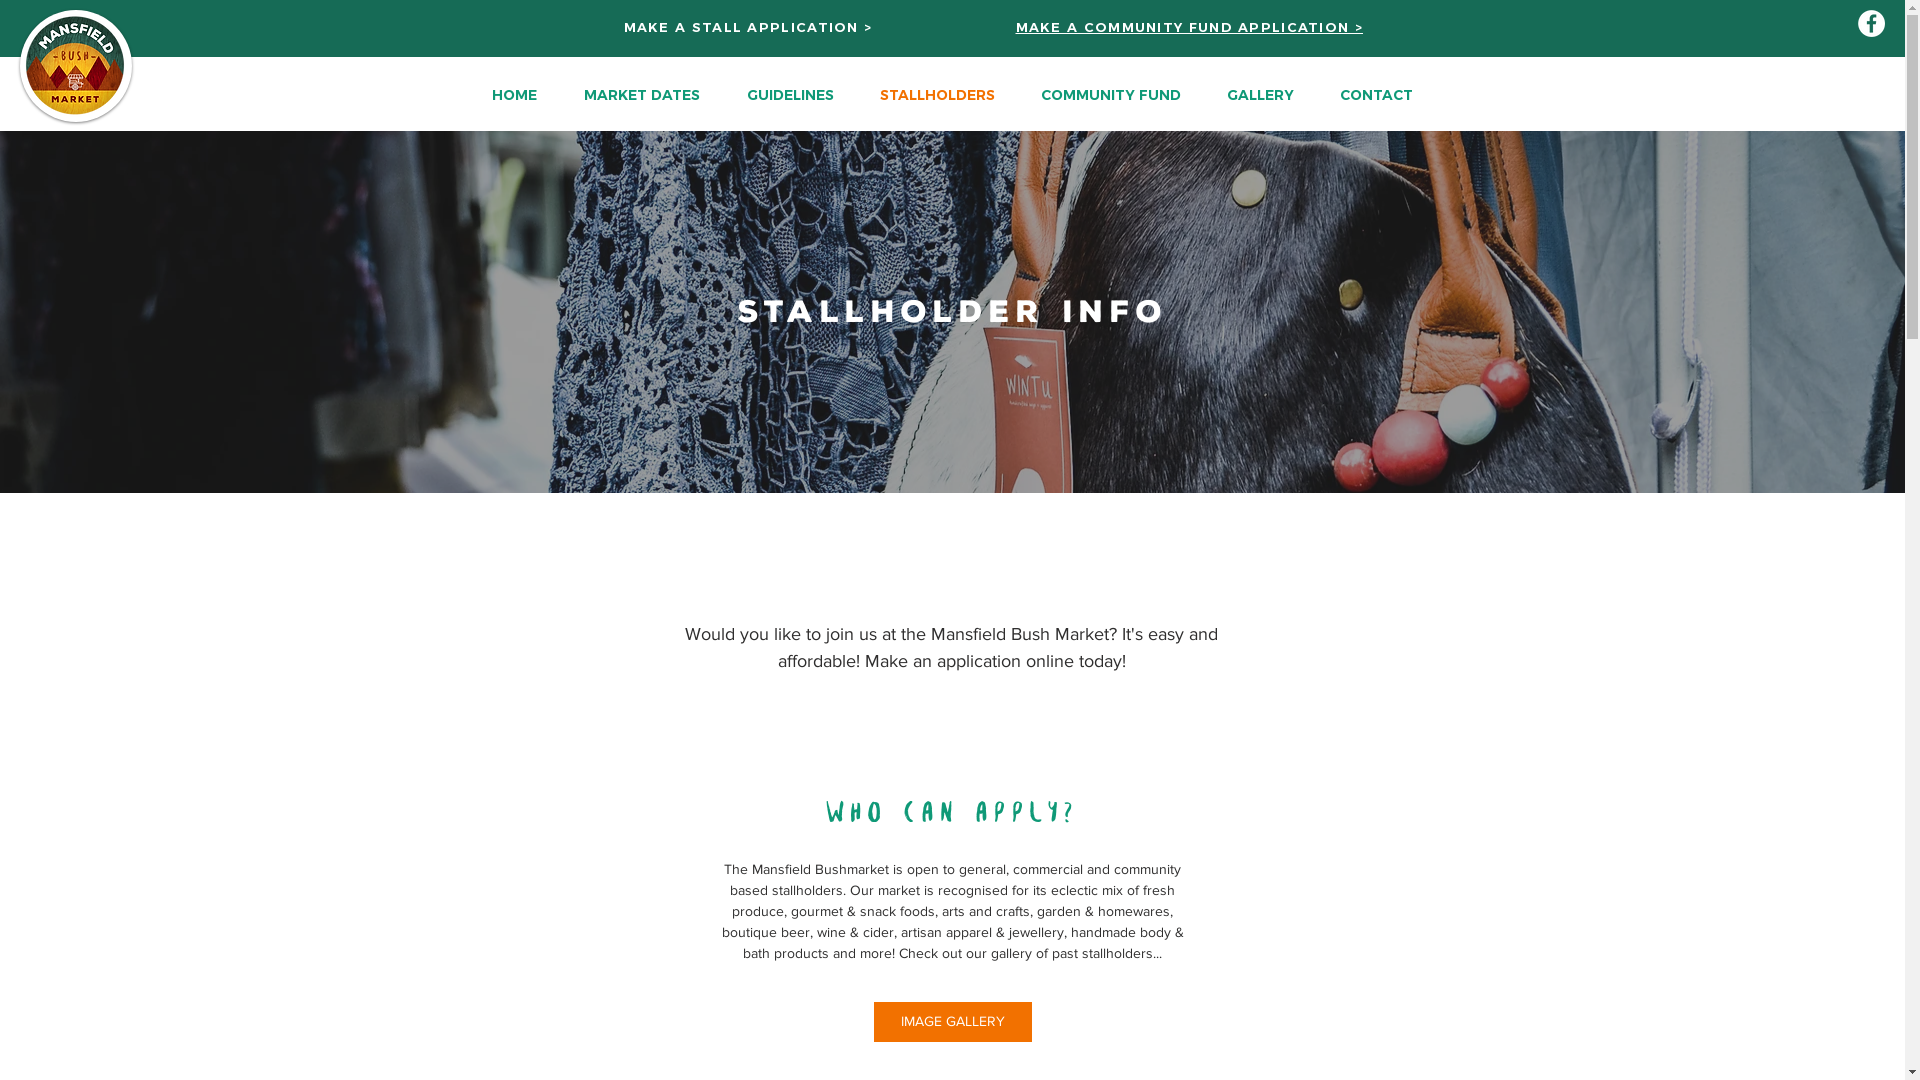 The width and height of the screenshot is (1920, 1080). Describe the element at coordinates (513, 94) in the screenshot. I see `'HOME'` at that location.